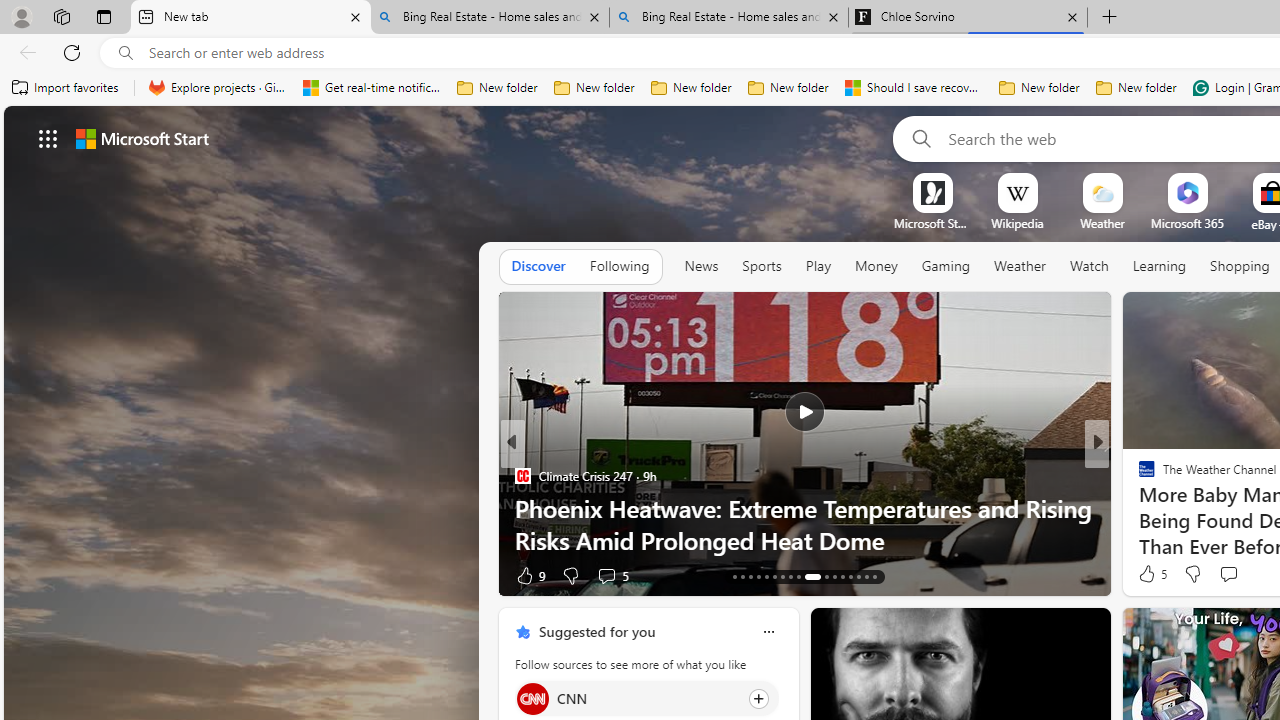 Image resolution: width=1280 pixels, height=720 pixels. I want to click on 'AutomationID: tab-16', so click(757, 577).